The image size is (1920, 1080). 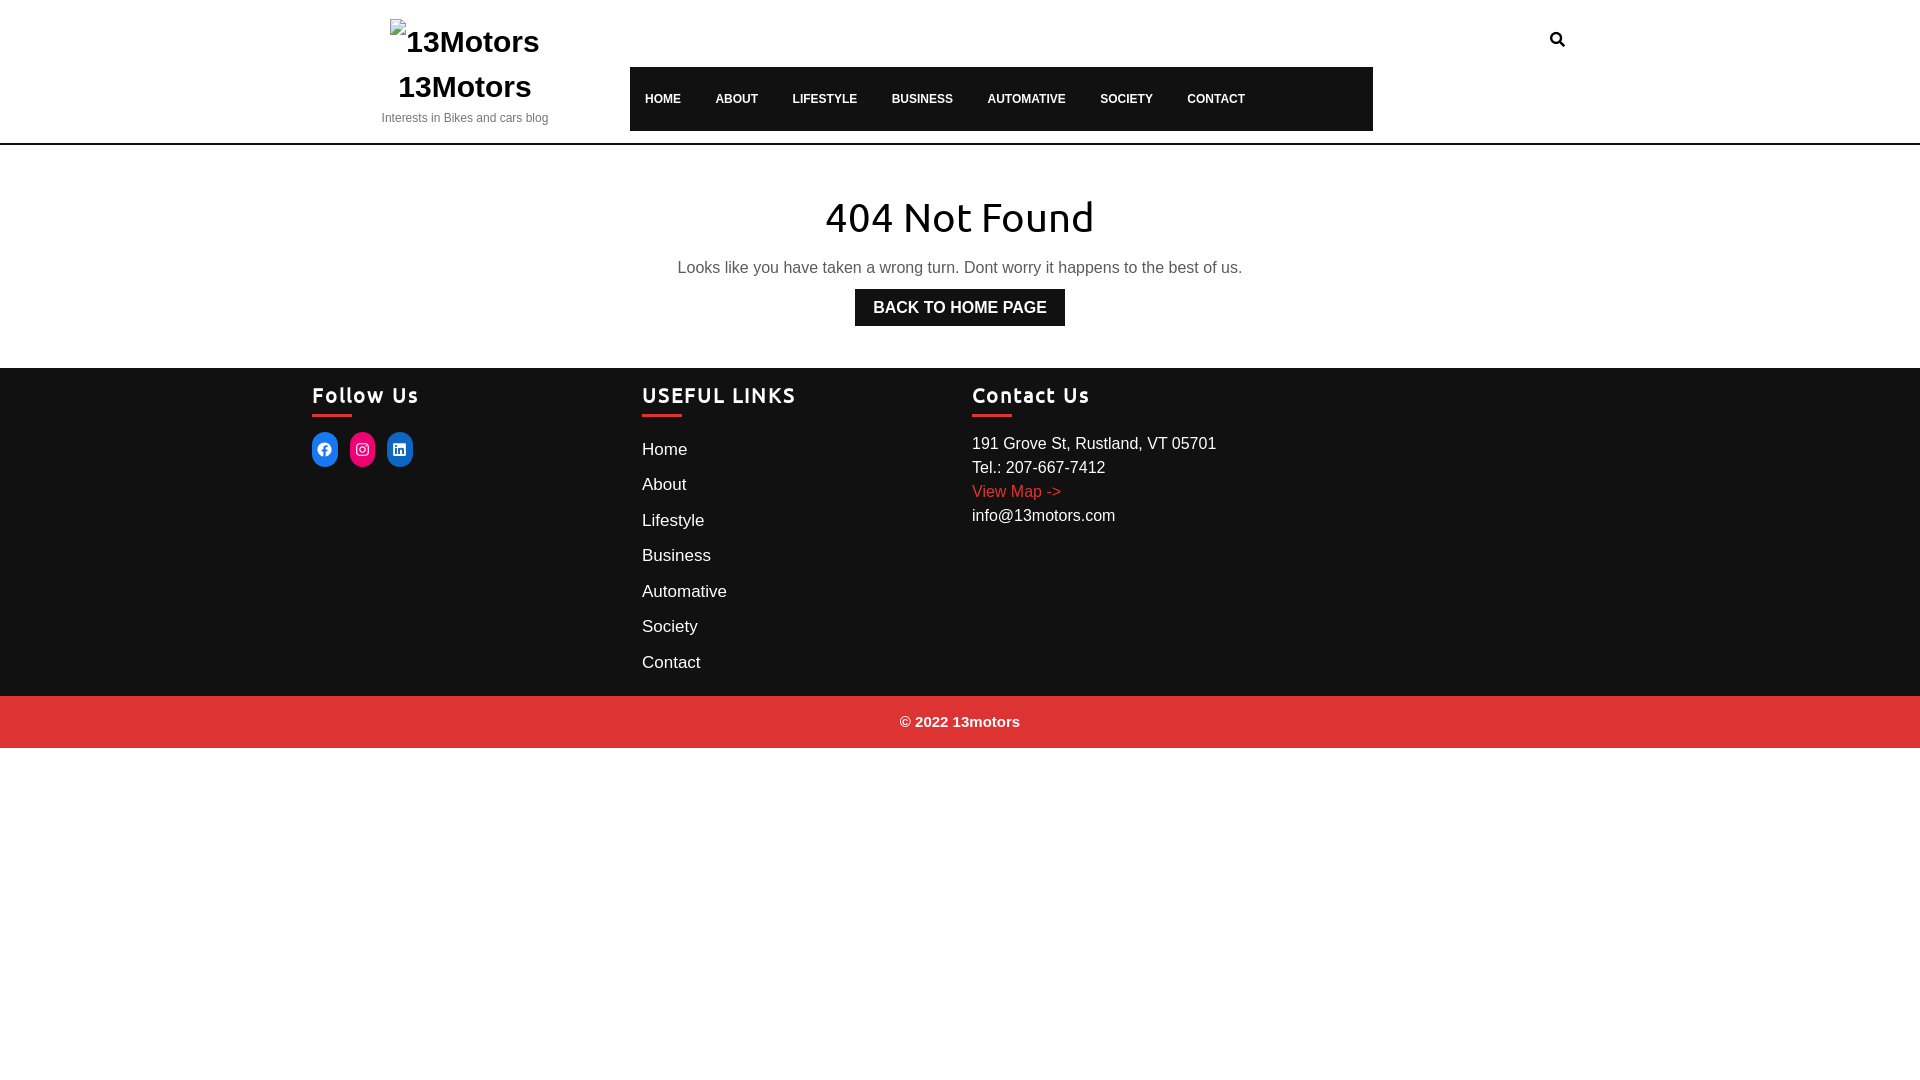 I want to click on 'HOME', so click(x=642, y=99).